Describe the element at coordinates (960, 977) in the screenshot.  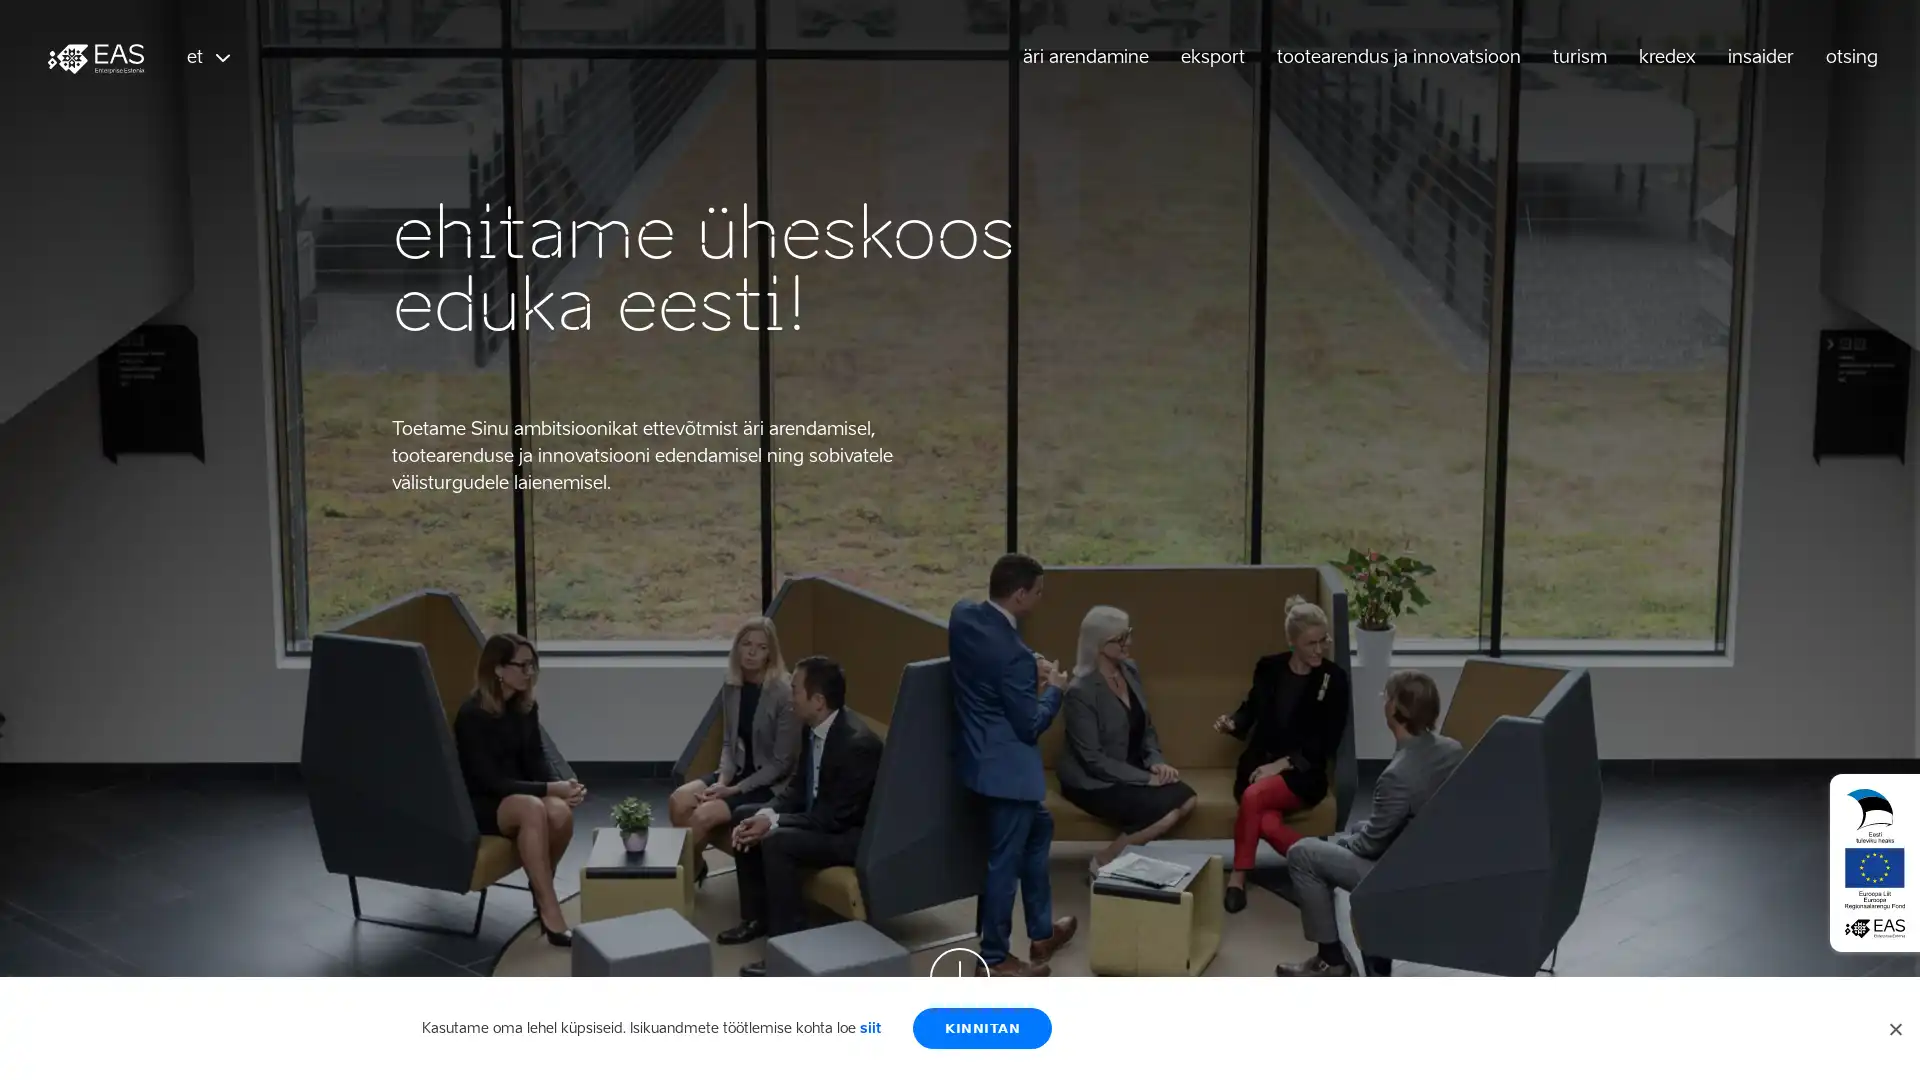
I see `Scroll down` at that location.